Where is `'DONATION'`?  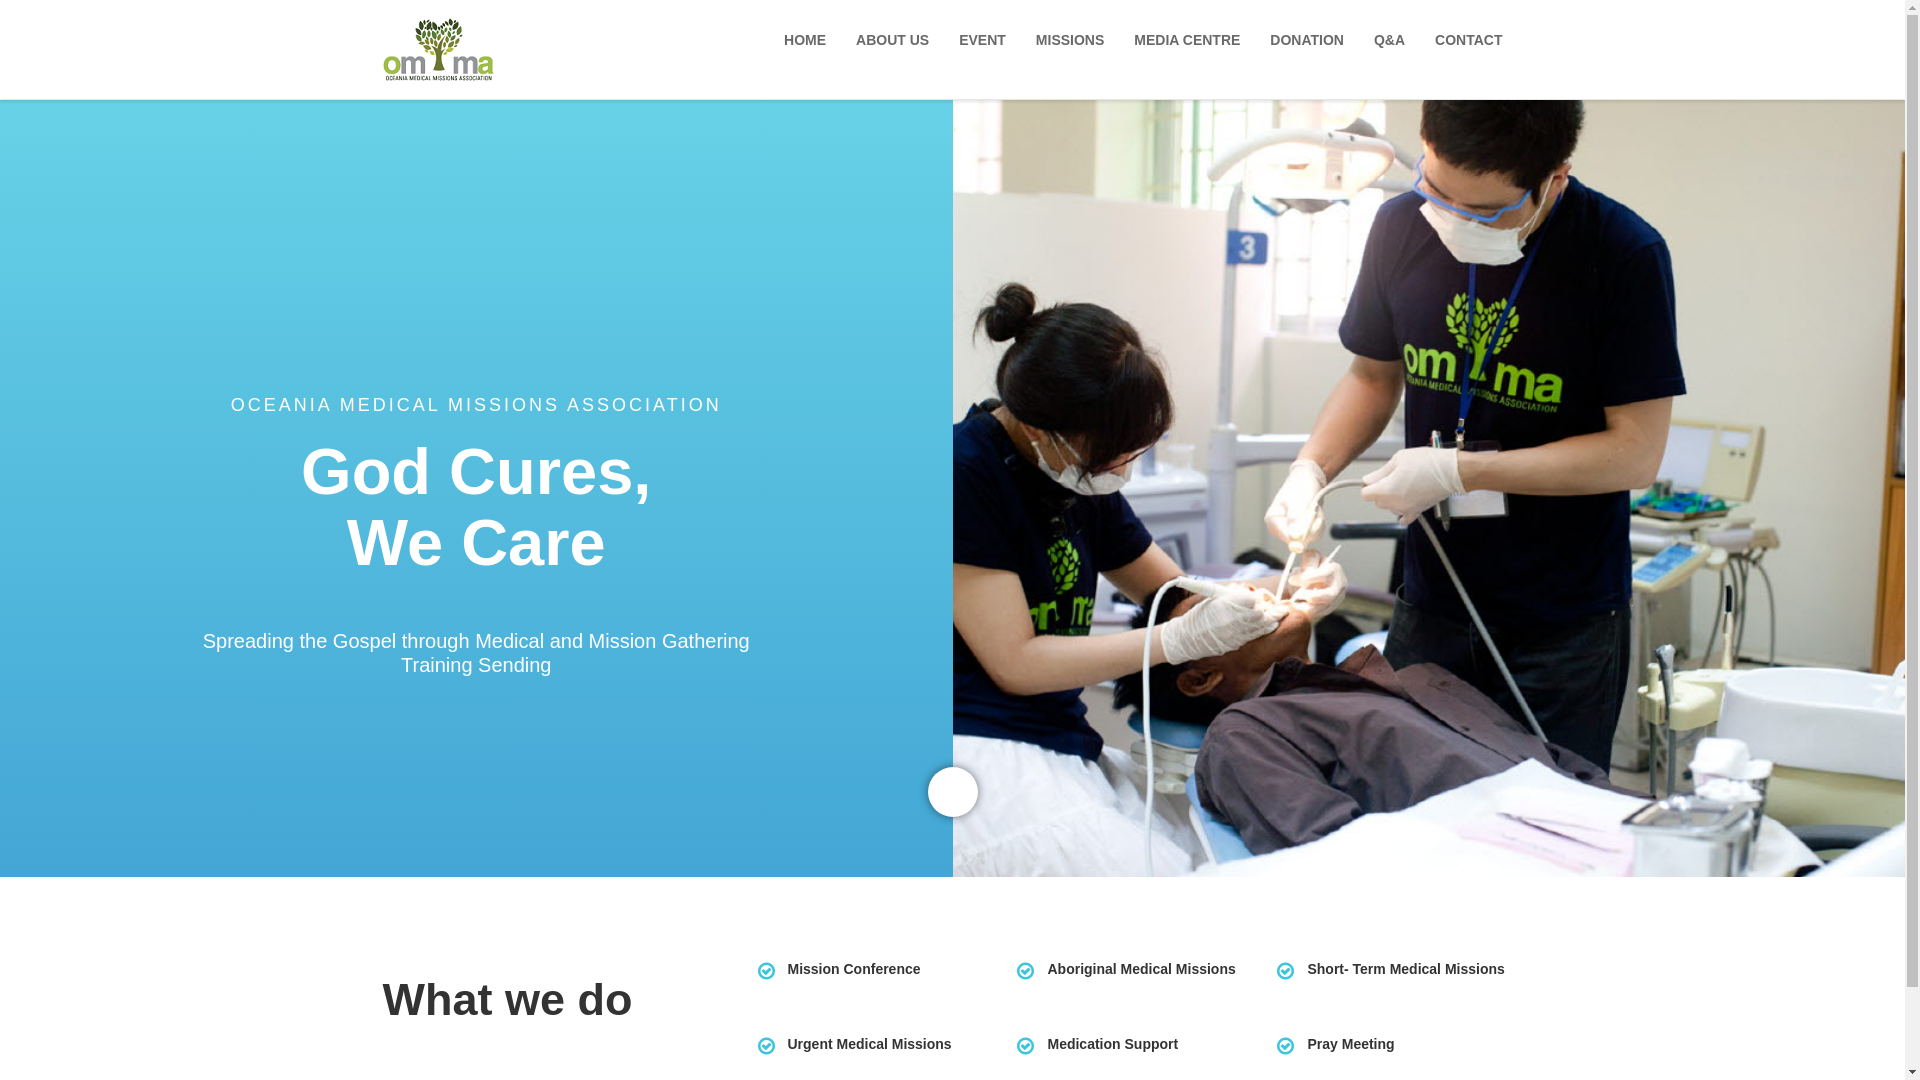
'DONATION' is located at coordinates (1258, 39).